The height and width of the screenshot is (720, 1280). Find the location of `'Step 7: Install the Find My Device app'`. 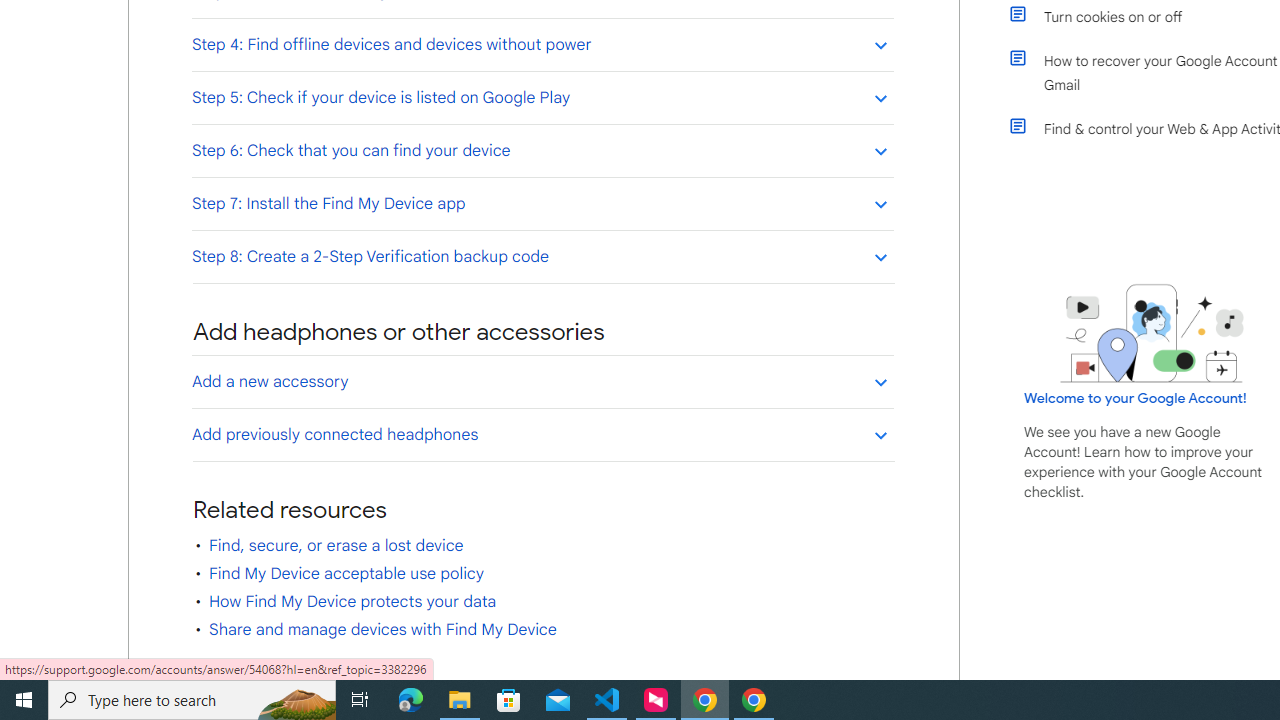

'Step 7: Install the Find My Device app' is located at coordinates (542, 203).